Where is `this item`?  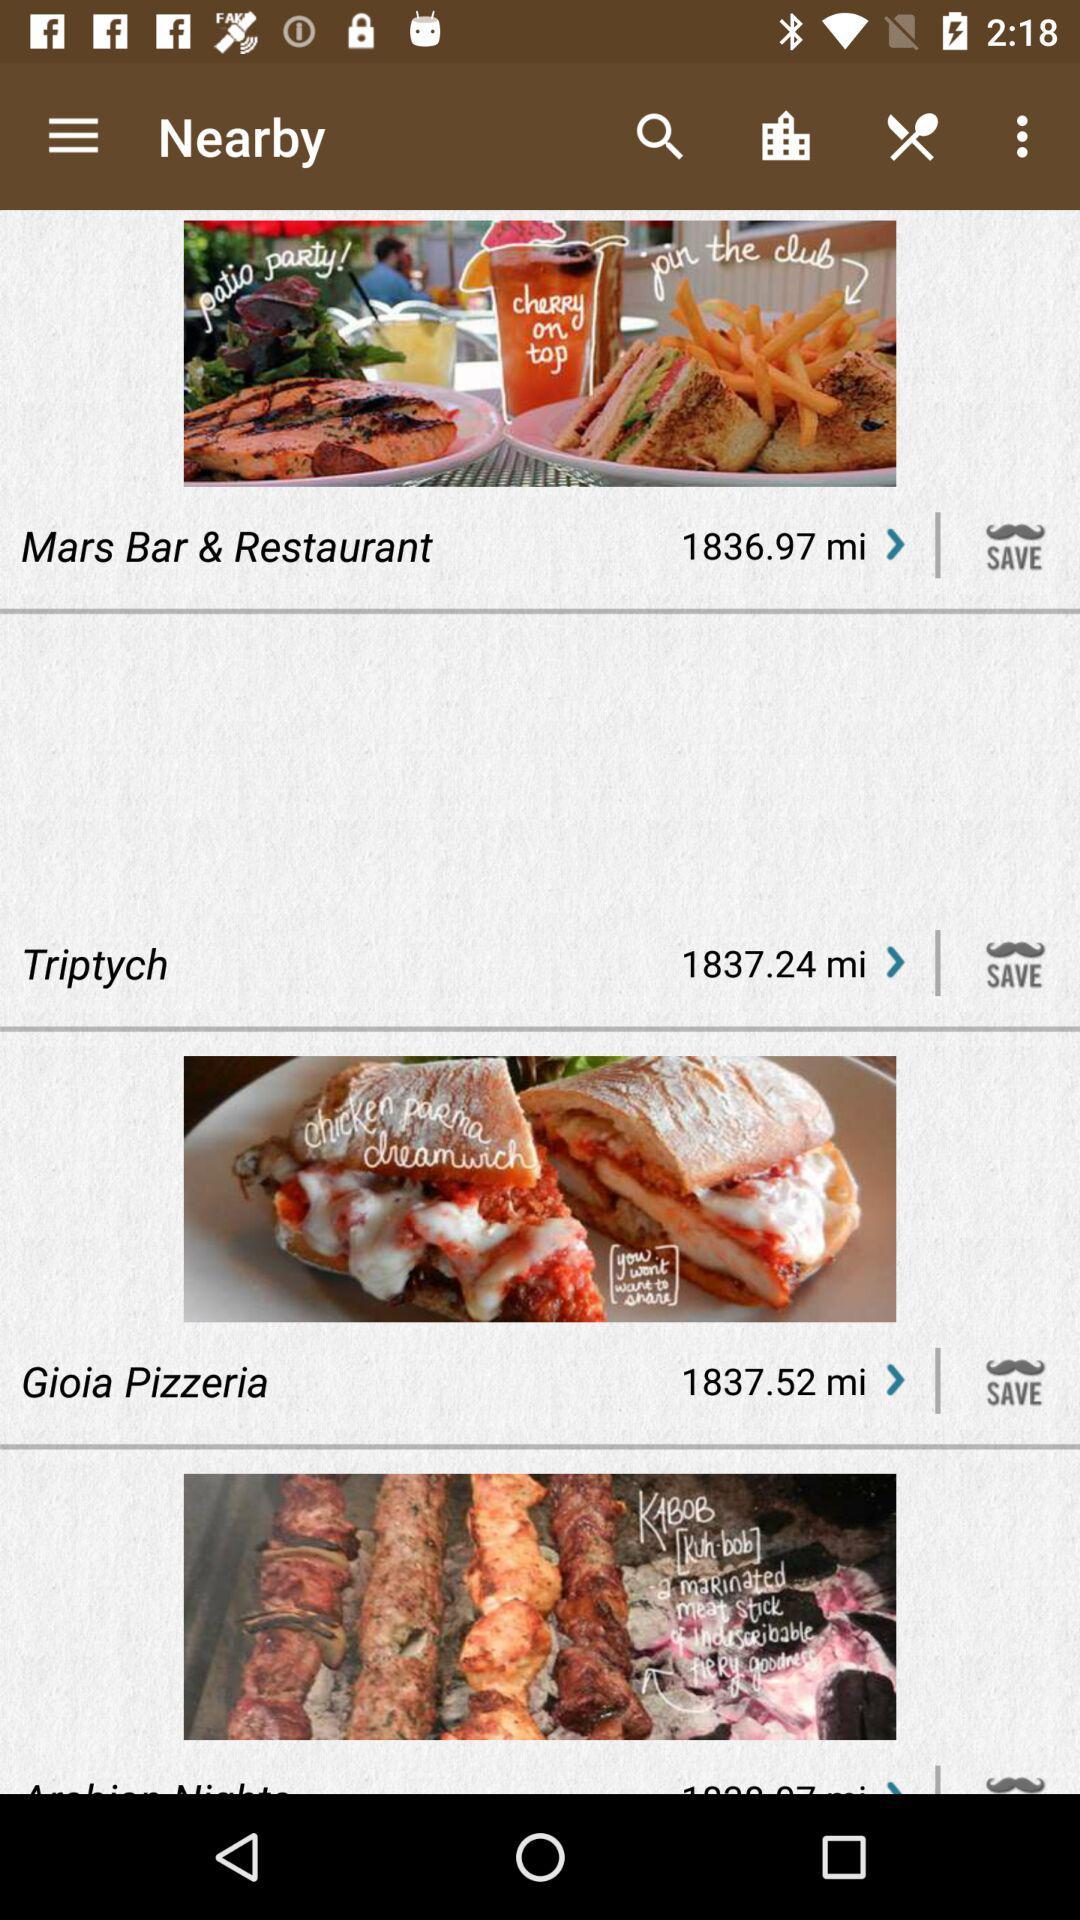 this item is located at coordinates (1015, 963).